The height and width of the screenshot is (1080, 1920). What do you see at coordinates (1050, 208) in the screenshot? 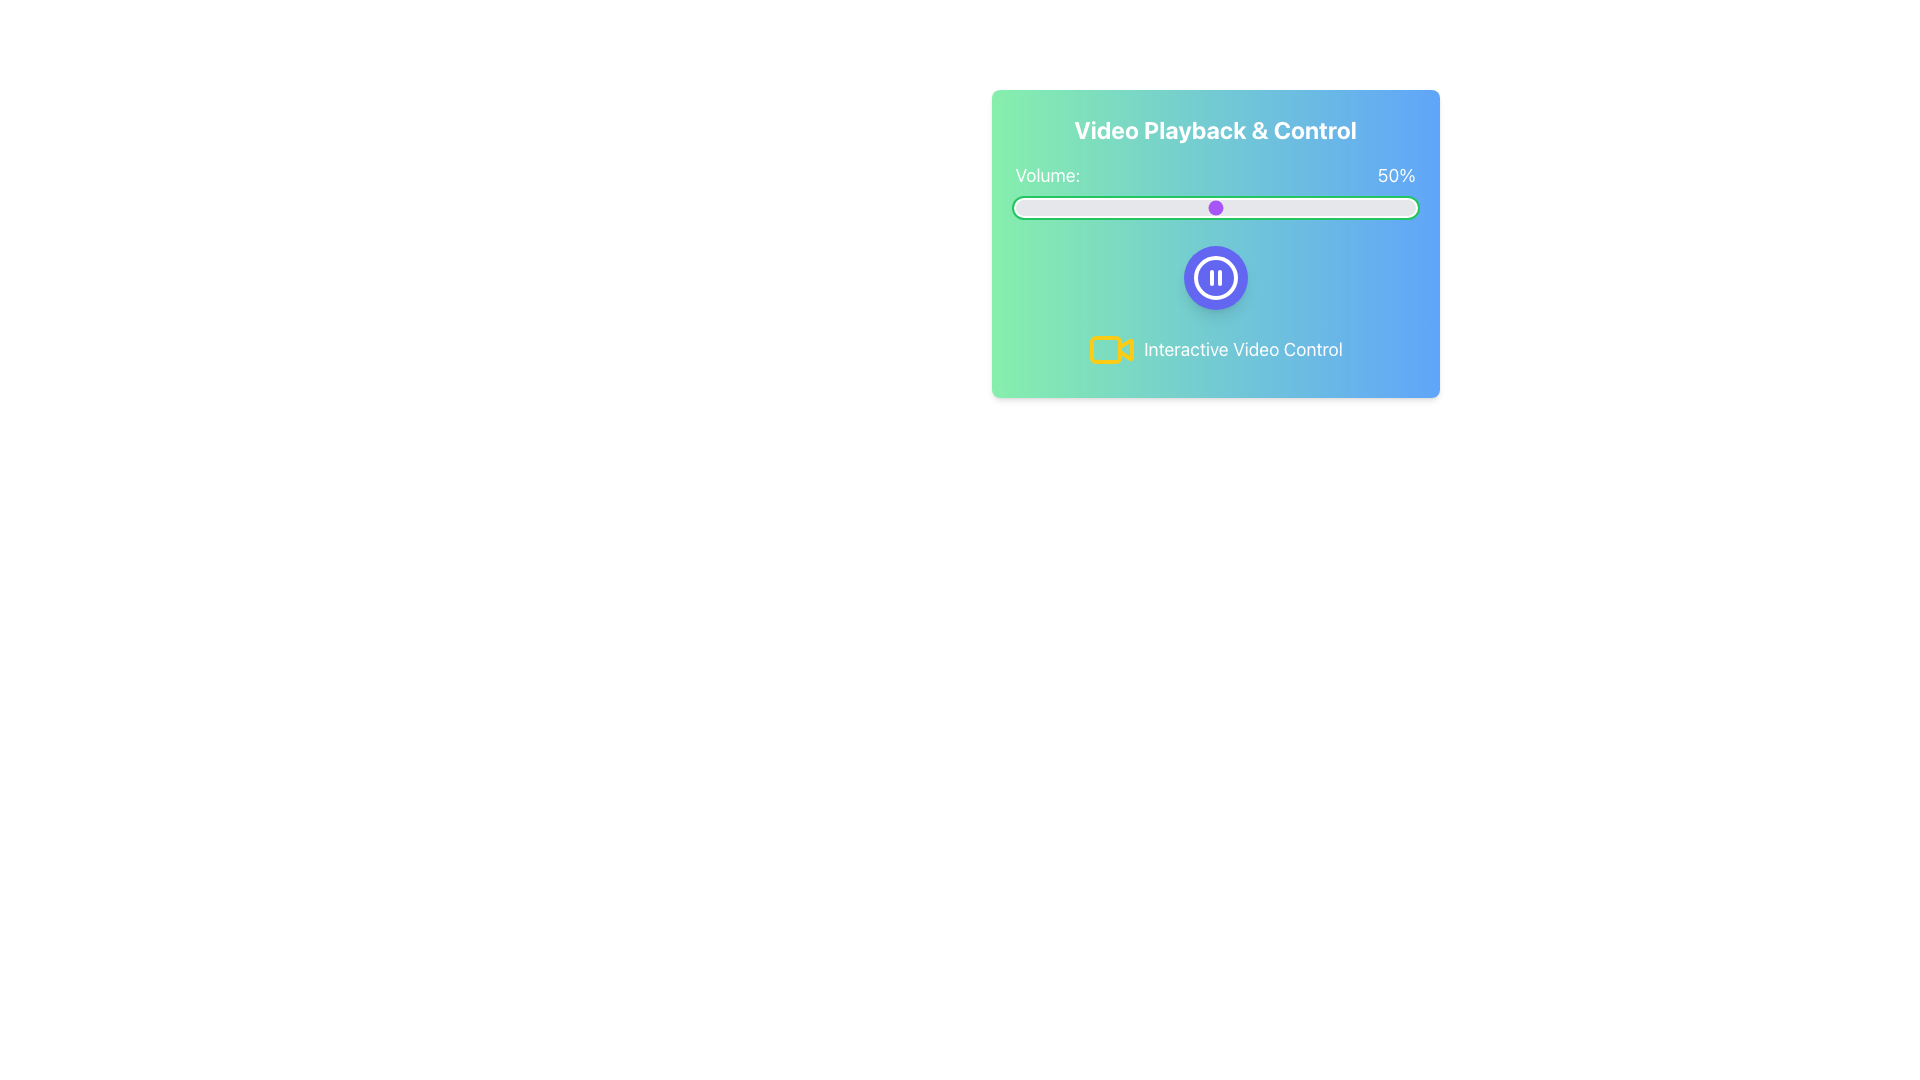
I see `the volume` at bounding box center [1050, 208].